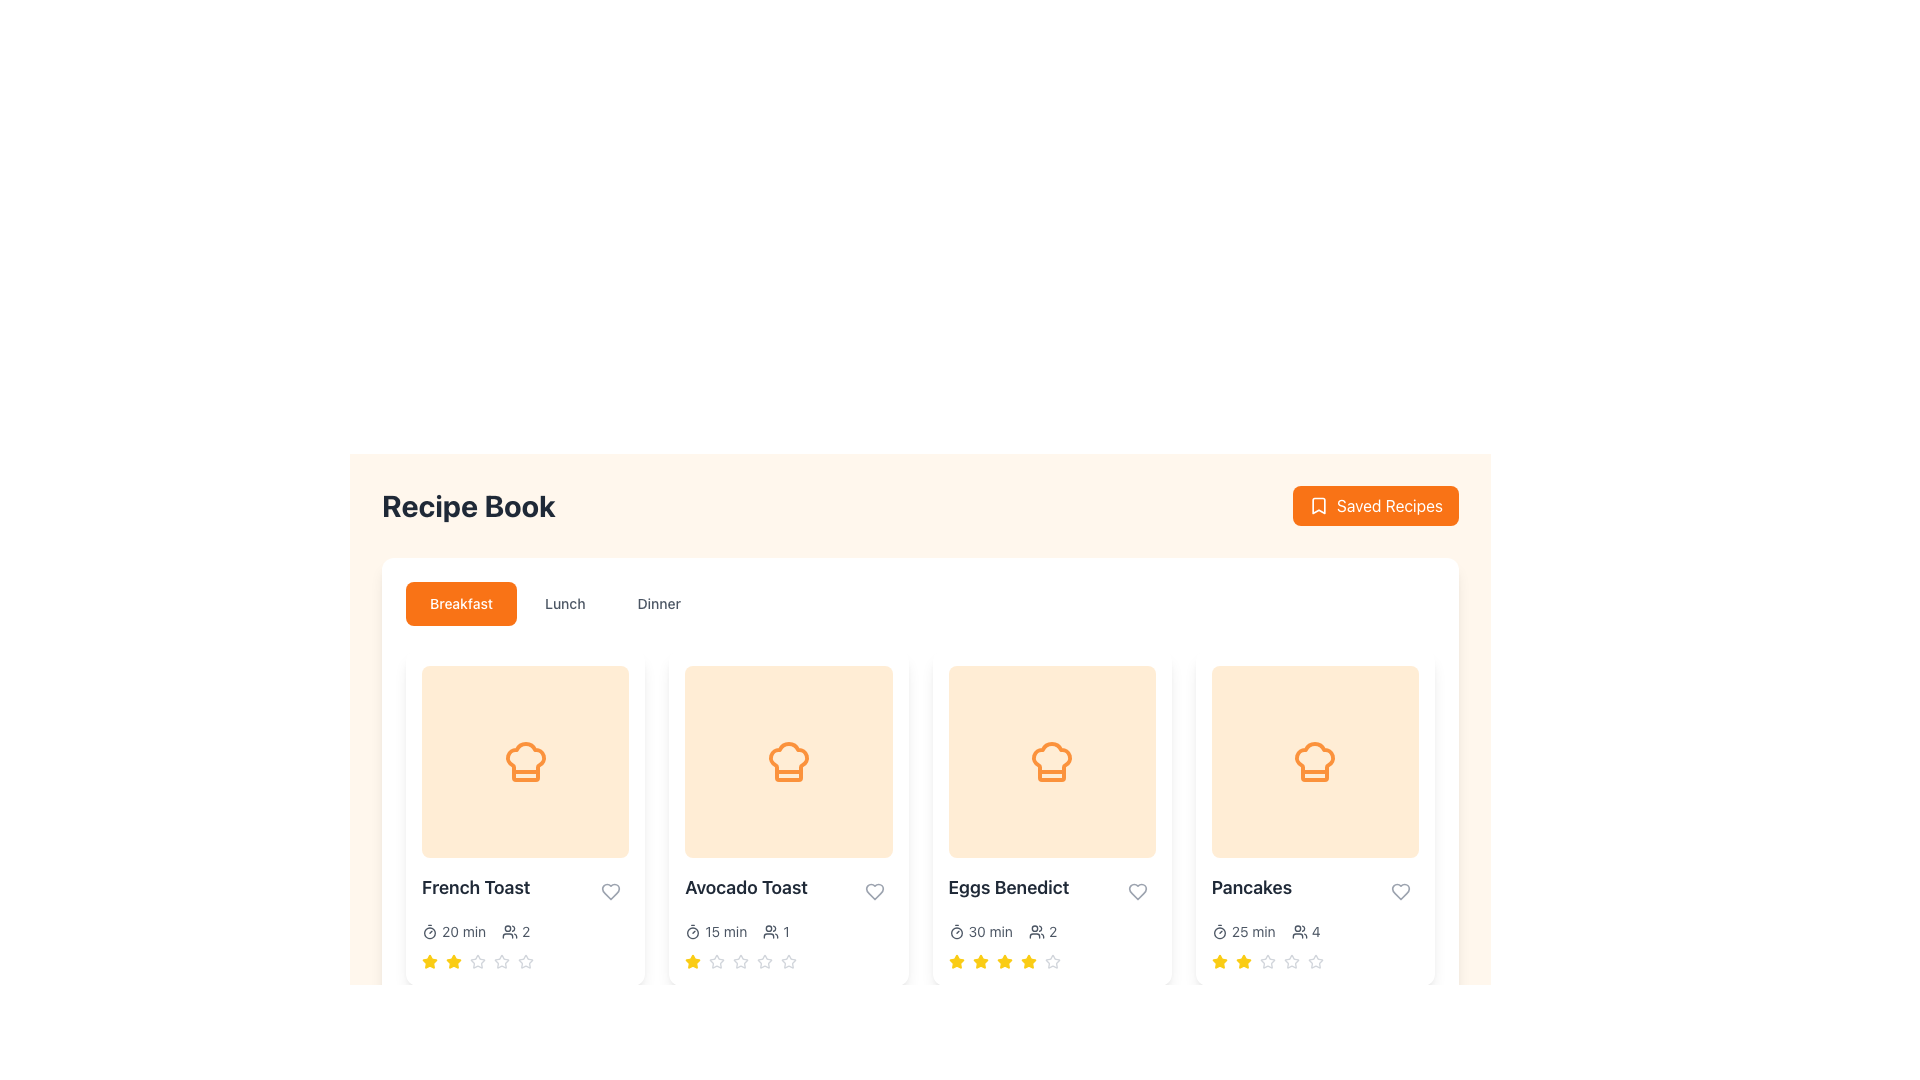 This screenshot has width=1920, height=1080. Describe the element at coordinates (1316, 932) in the screenshot. I see `the red-colored number '4' icon, which is part of the Pancakes card in the Recipe Book interface, located near the bottom-right corner next to the participants icon` at that location.